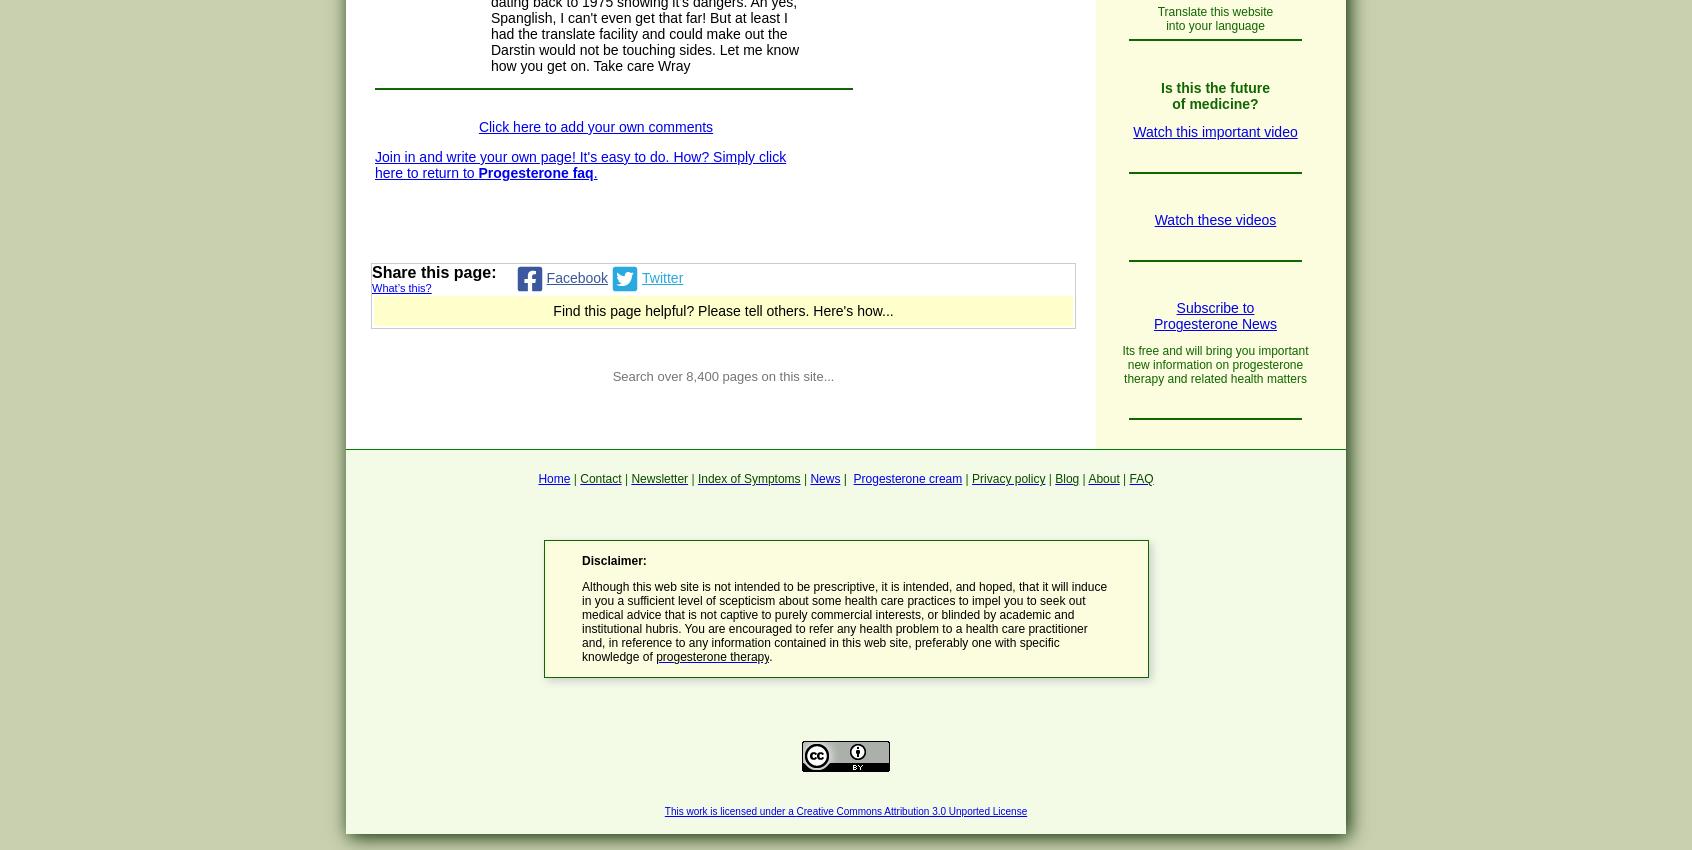 The height and width of the screenshot is (850, 1692). Describe the element at coordinates (1139, 478) in the screenshot. I see `'FAQ'` at that location.